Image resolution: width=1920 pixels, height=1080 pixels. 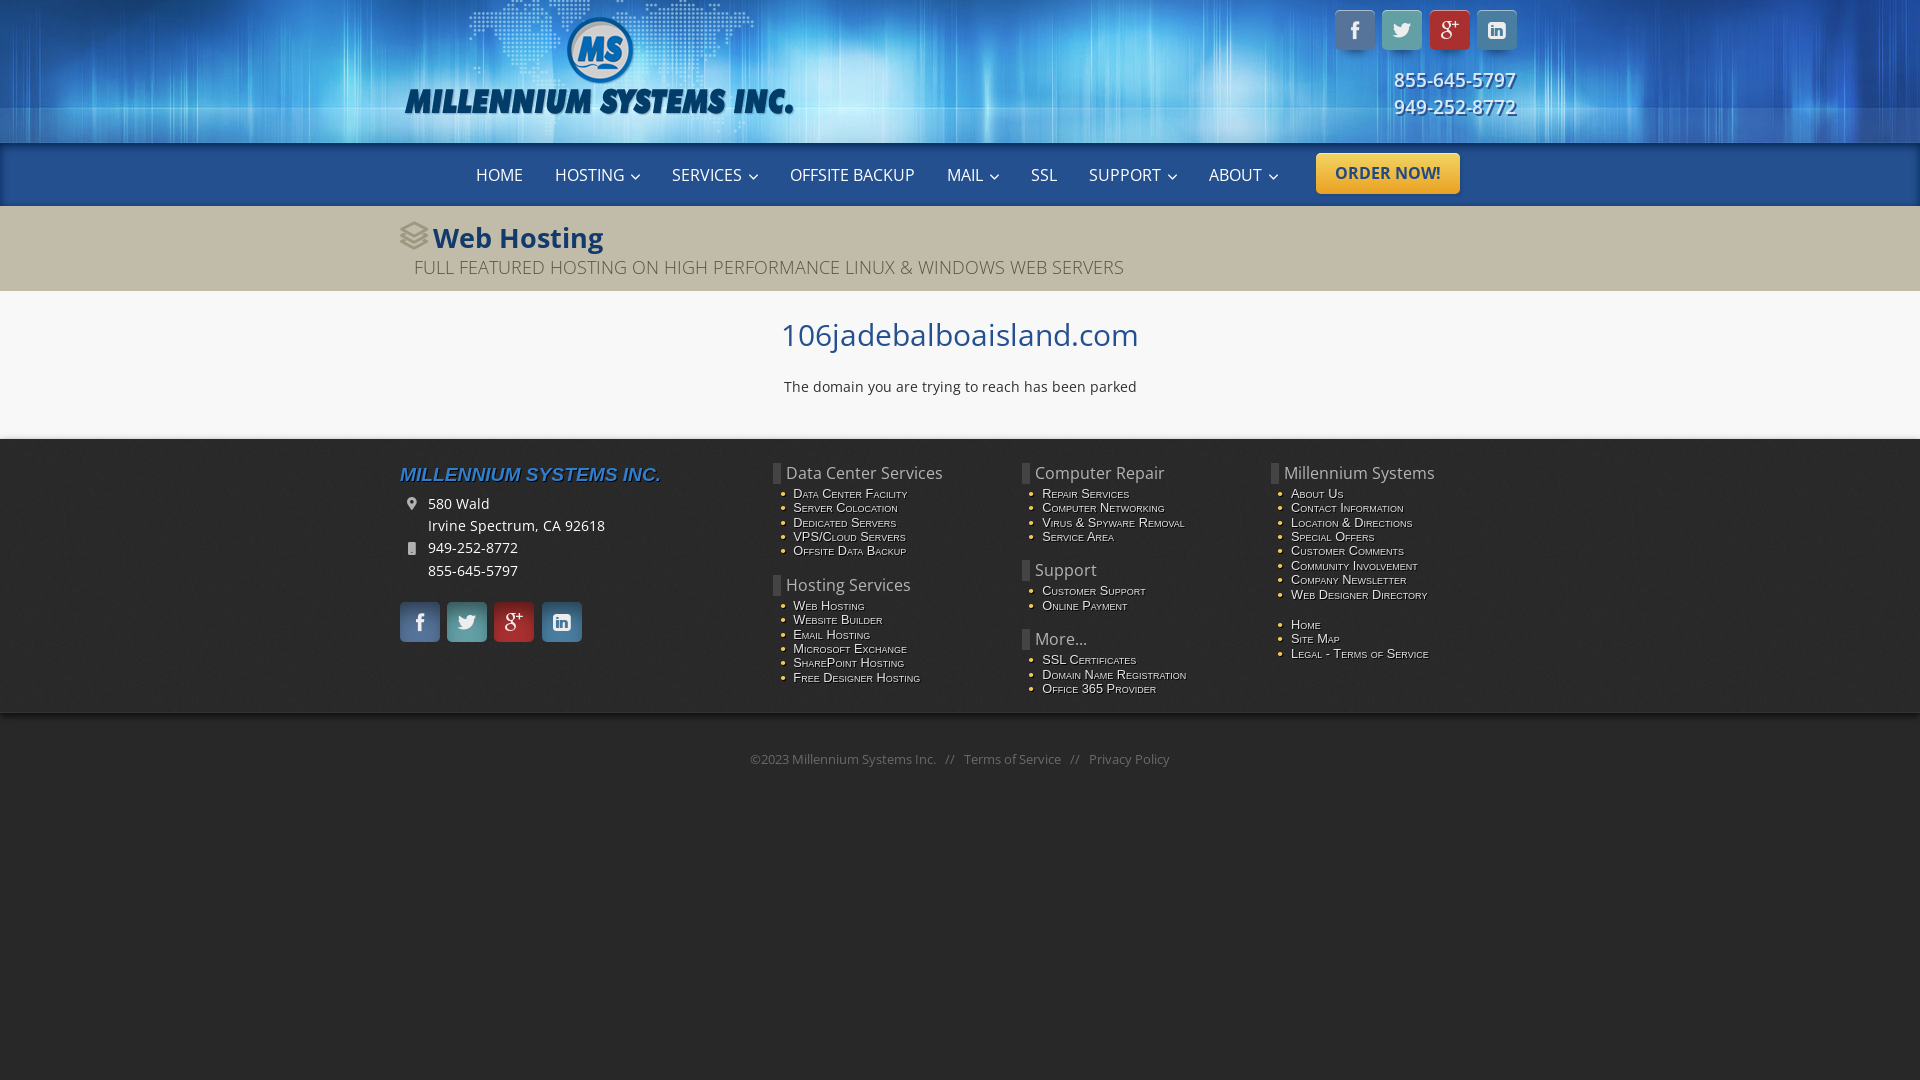 I want to click on 'HOME', so click(x=499, y=173).